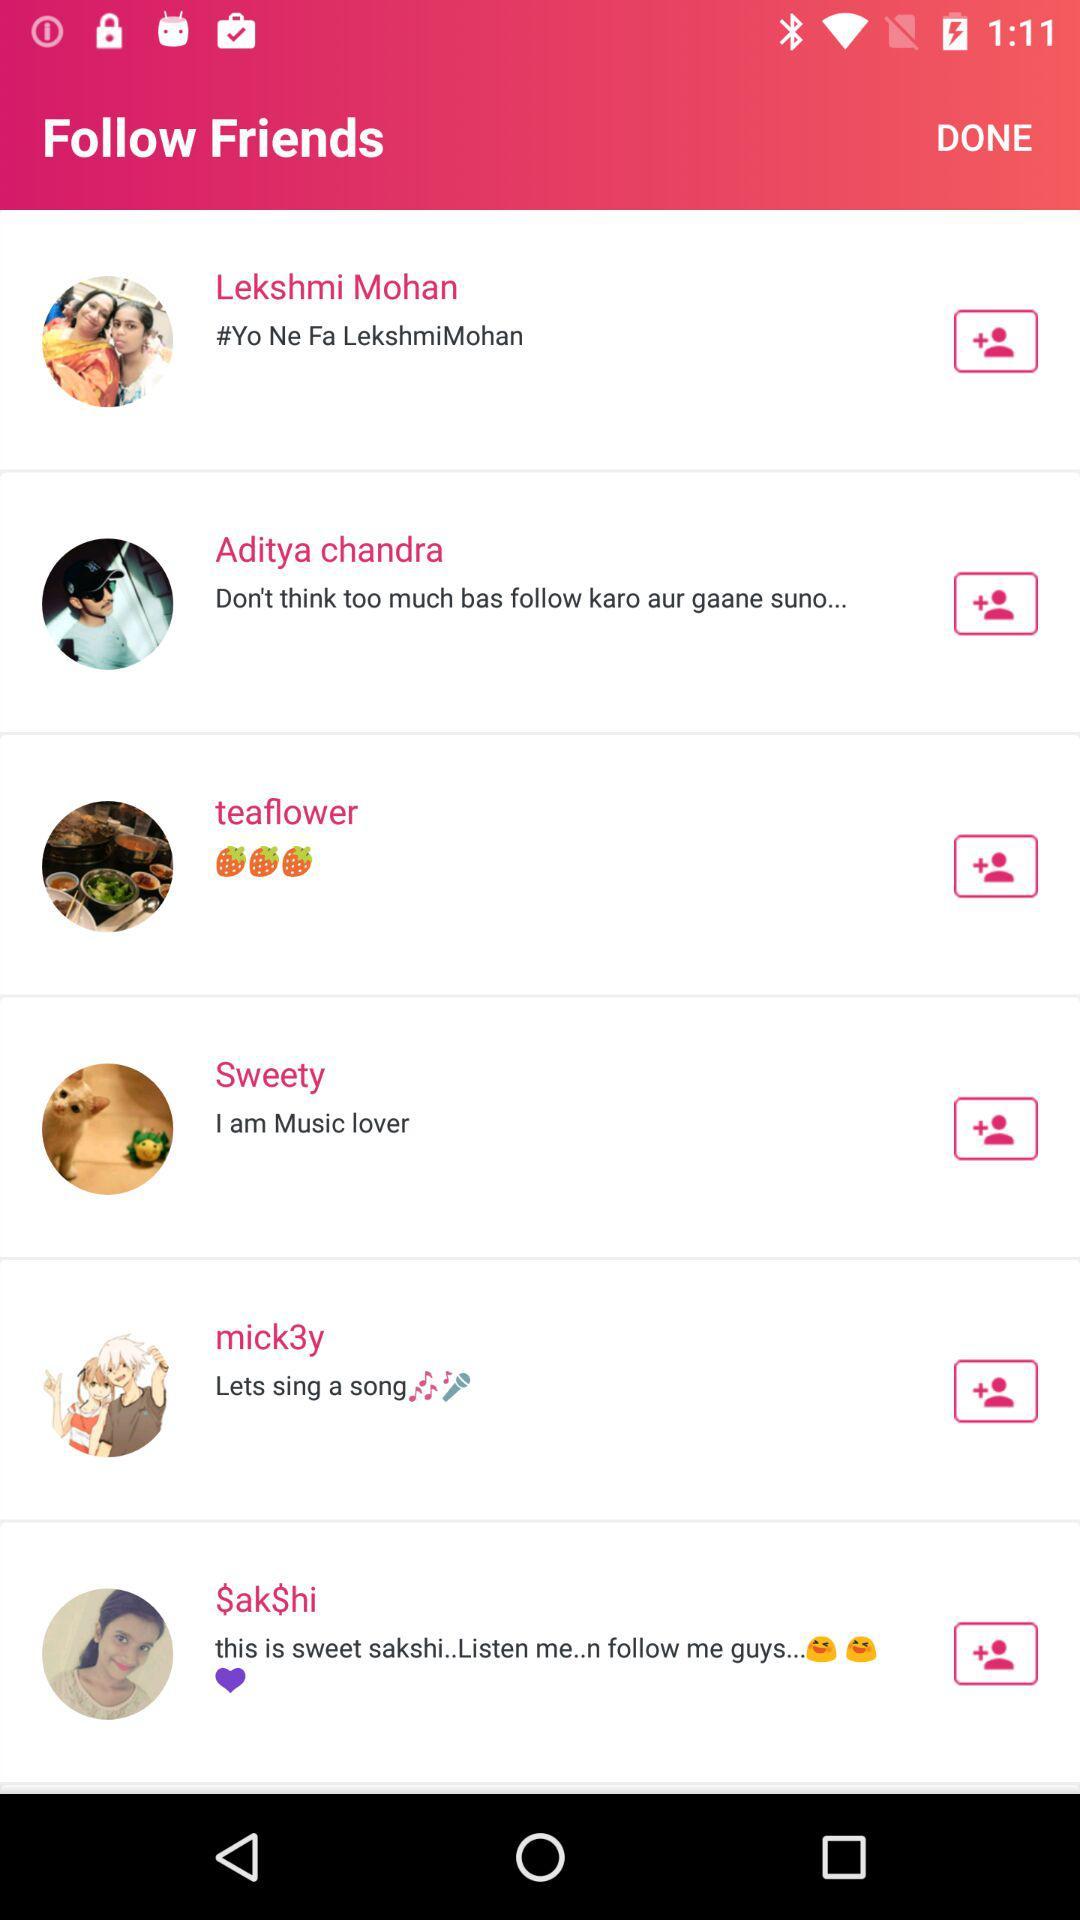 The image size is (1080, 1920). What do you see at coordinates (983, 135) in the screenshot?
I see `done item` at bounding box center [983, 135].